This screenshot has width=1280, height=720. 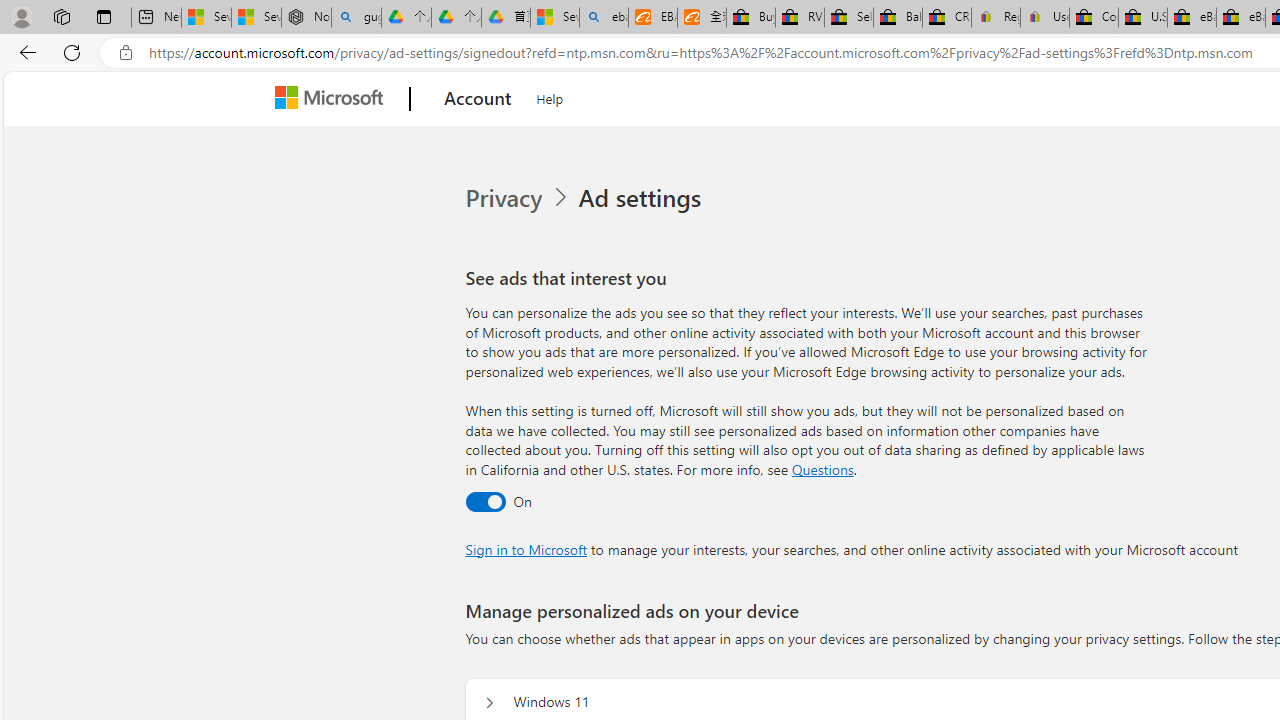 What do you see at coordinates (125, 52) in the screenshot?
I see `'View site information'` at bounding box center [125, 52].